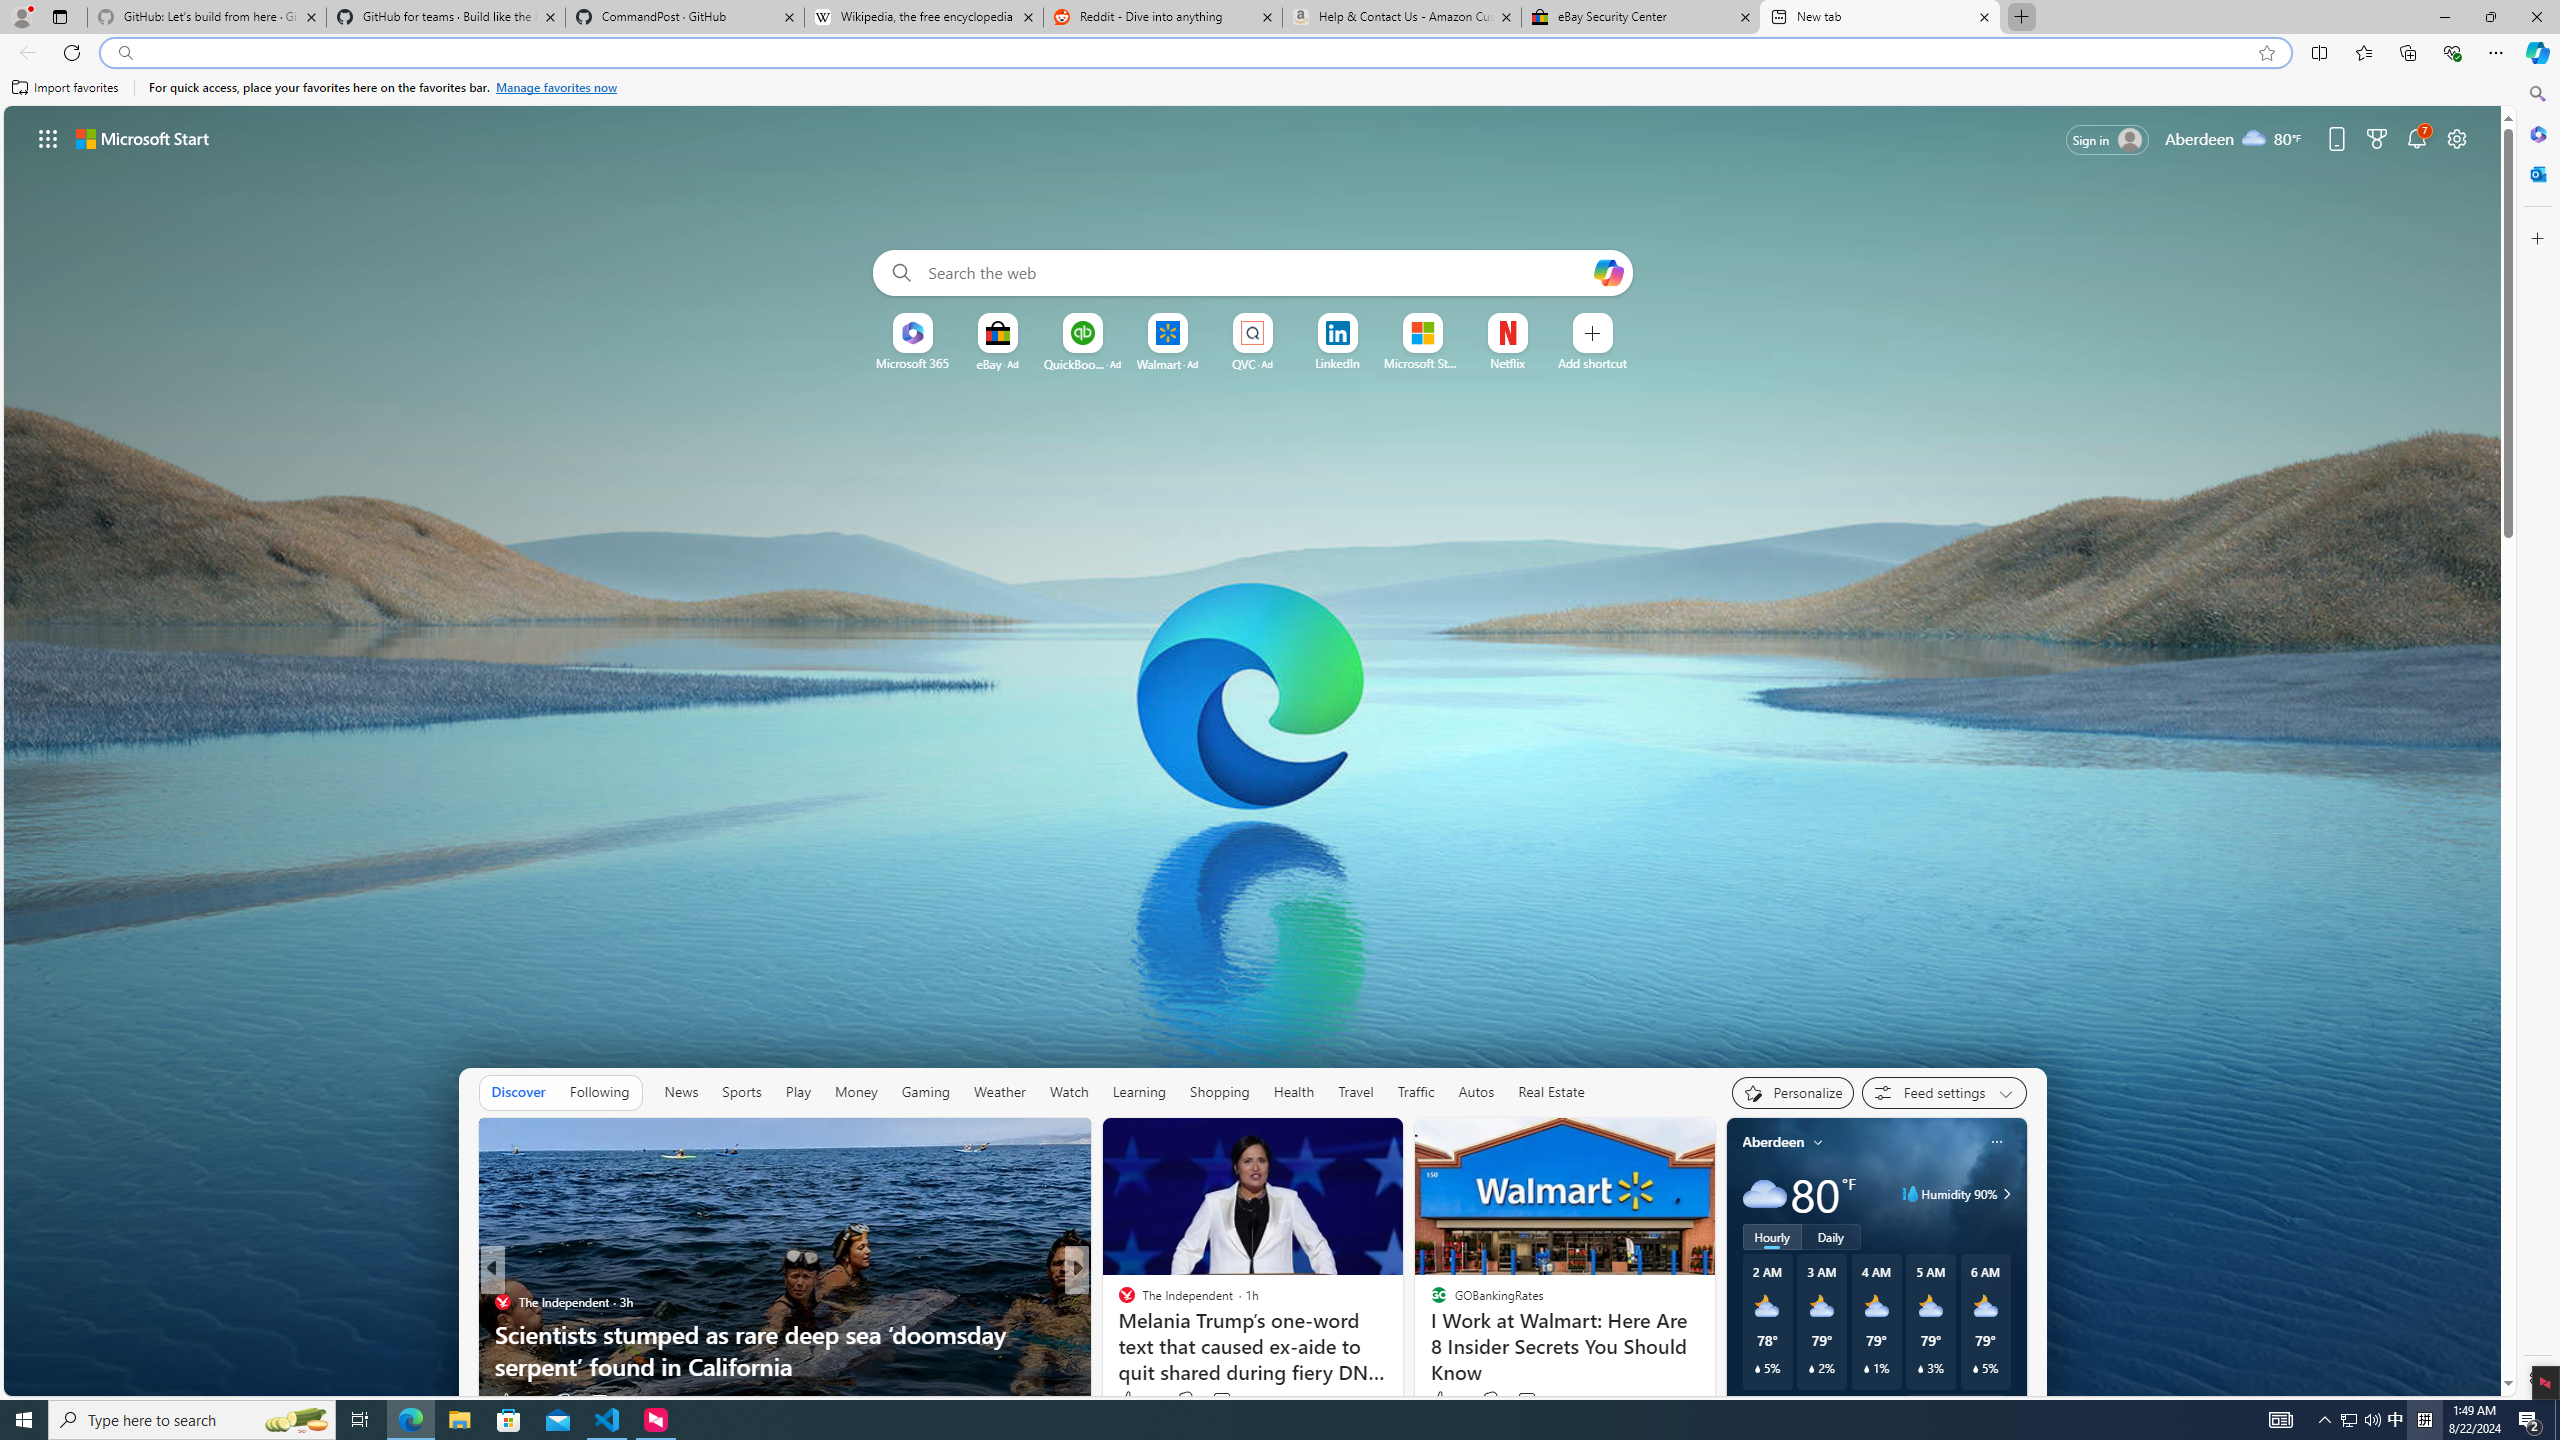  Describe the element at coordinates (1227, 1401) in the screenshot. I see `'View comments 237 Comment'` at that location.